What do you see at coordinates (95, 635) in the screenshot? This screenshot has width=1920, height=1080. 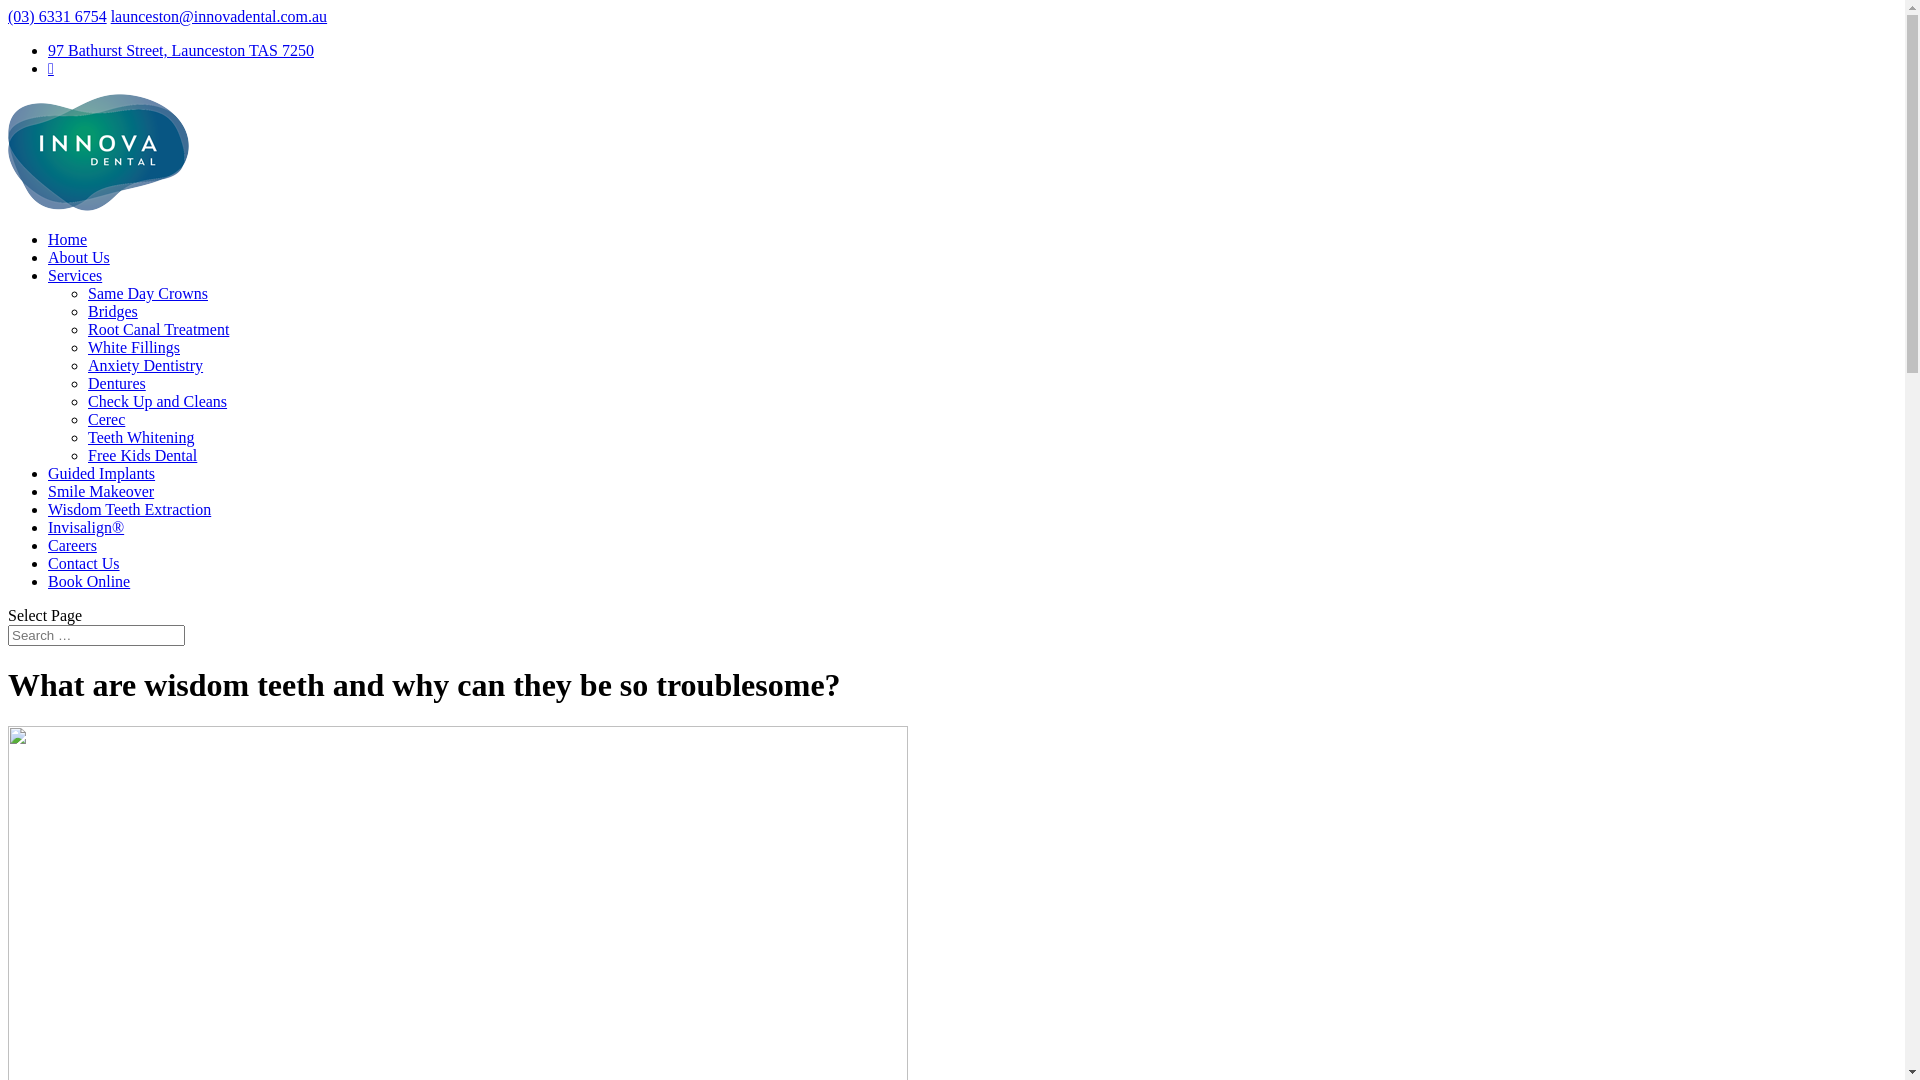 I see `'Search for:'` at bounding box center [95, 635].